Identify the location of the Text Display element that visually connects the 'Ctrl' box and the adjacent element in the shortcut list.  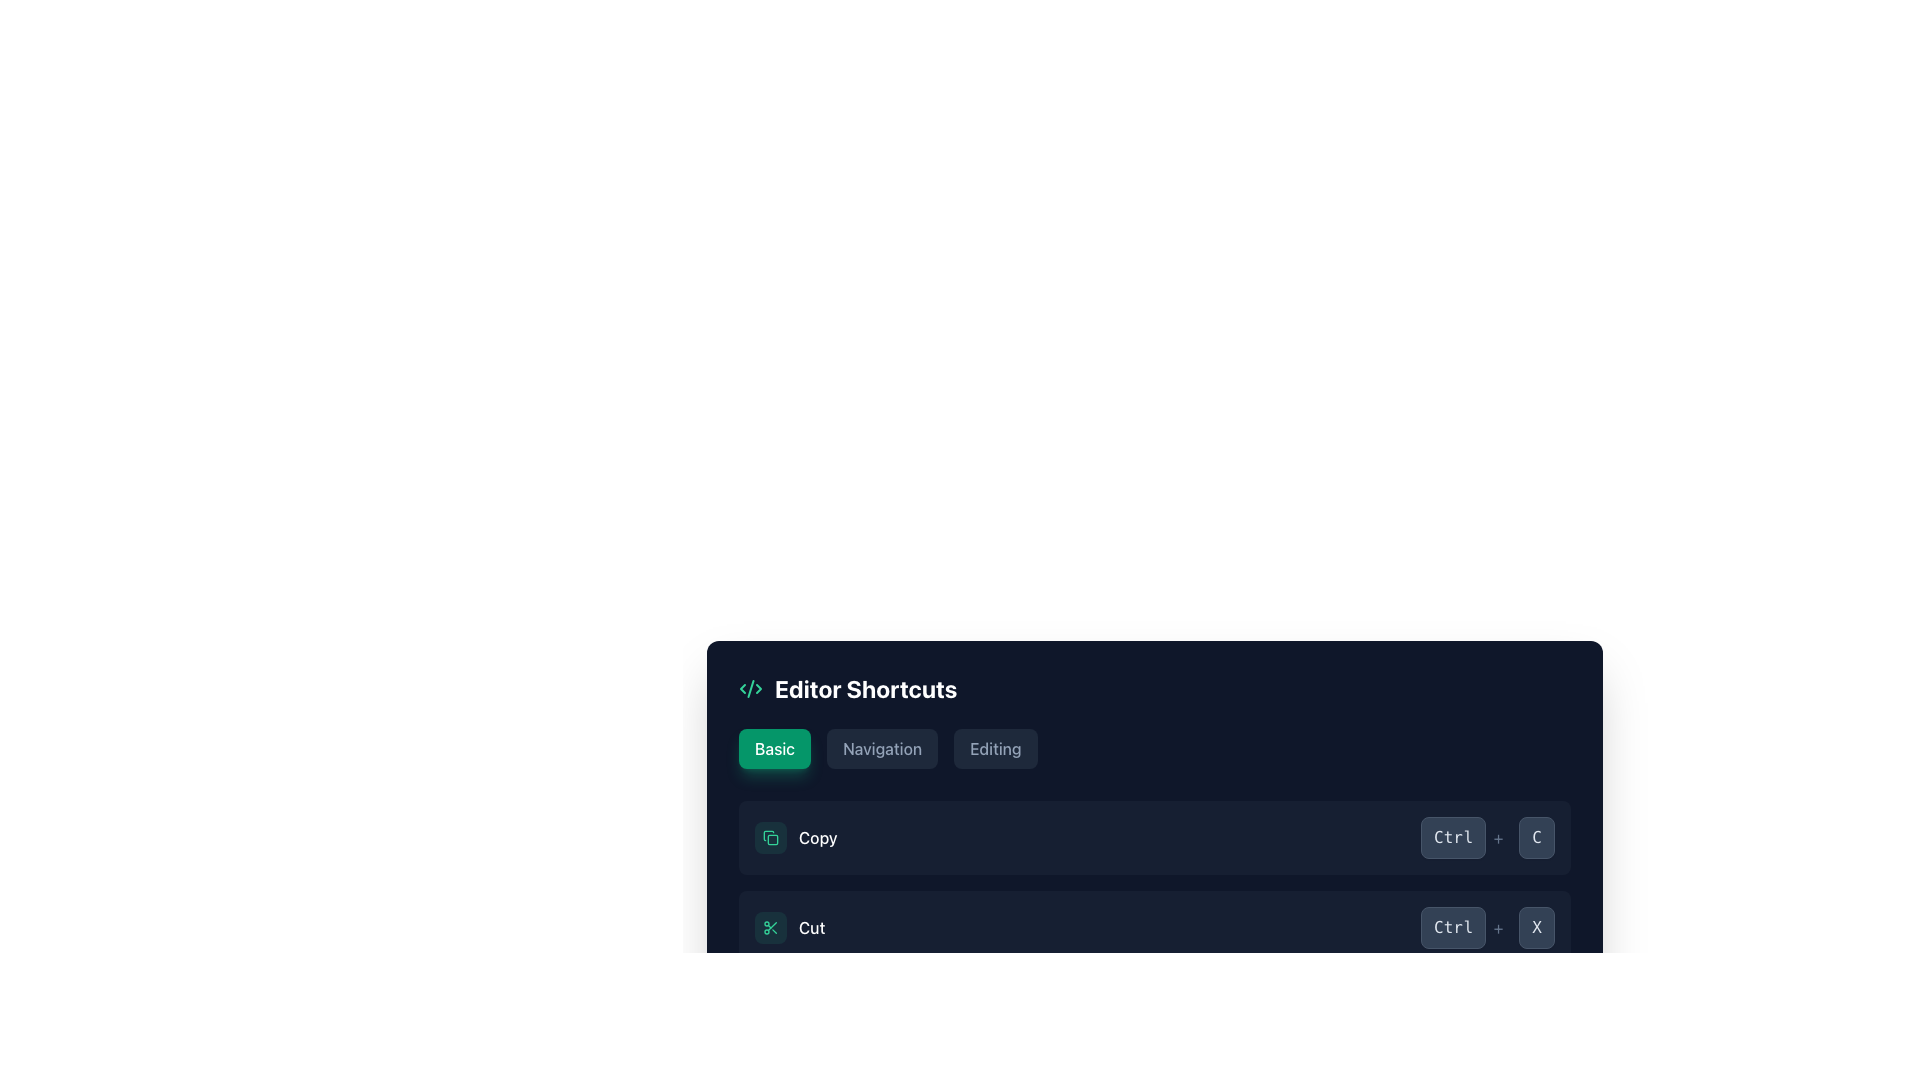
(1498, 837).